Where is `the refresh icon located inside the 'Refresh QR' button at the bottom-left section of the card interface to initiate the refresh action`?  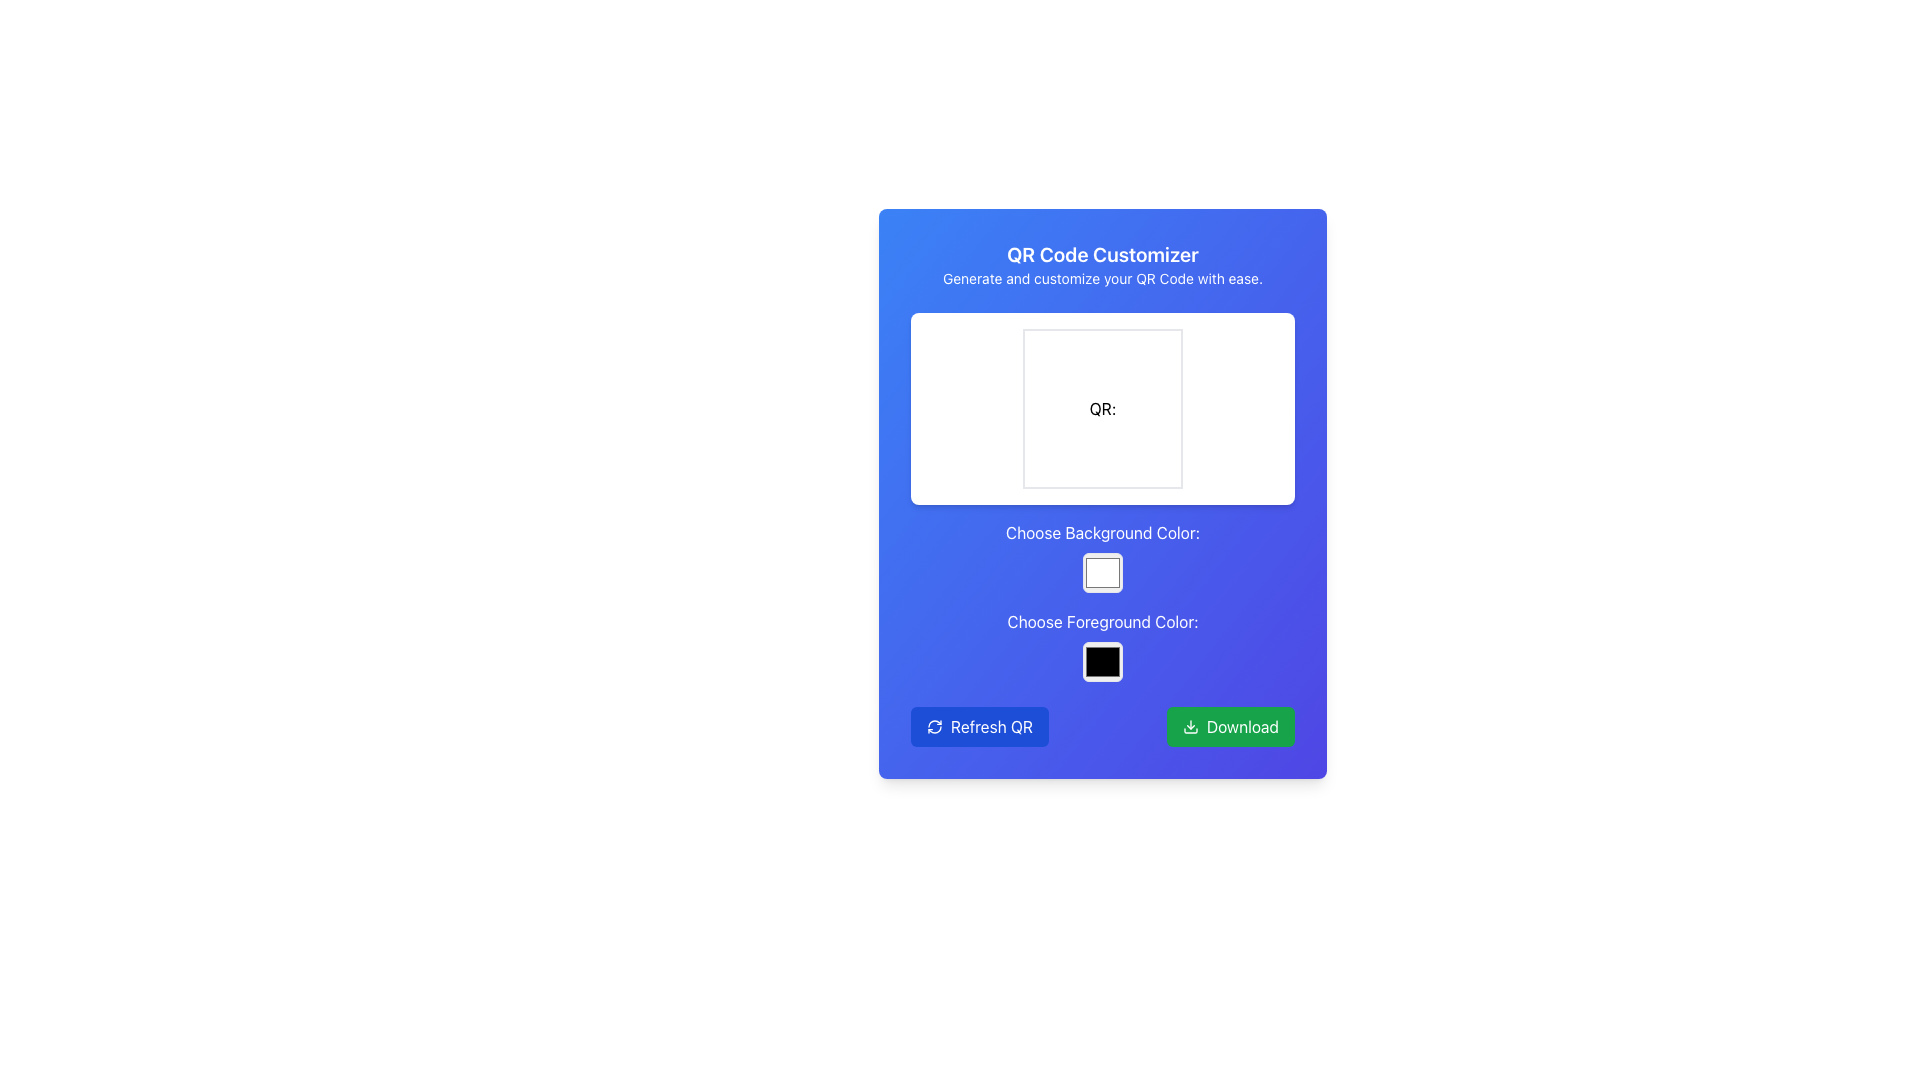
the refresh icon located inside the 'Refresh QR' button at the bottom-left section of the card interface to initiate the refresh action is located at coordinates (934, 726).